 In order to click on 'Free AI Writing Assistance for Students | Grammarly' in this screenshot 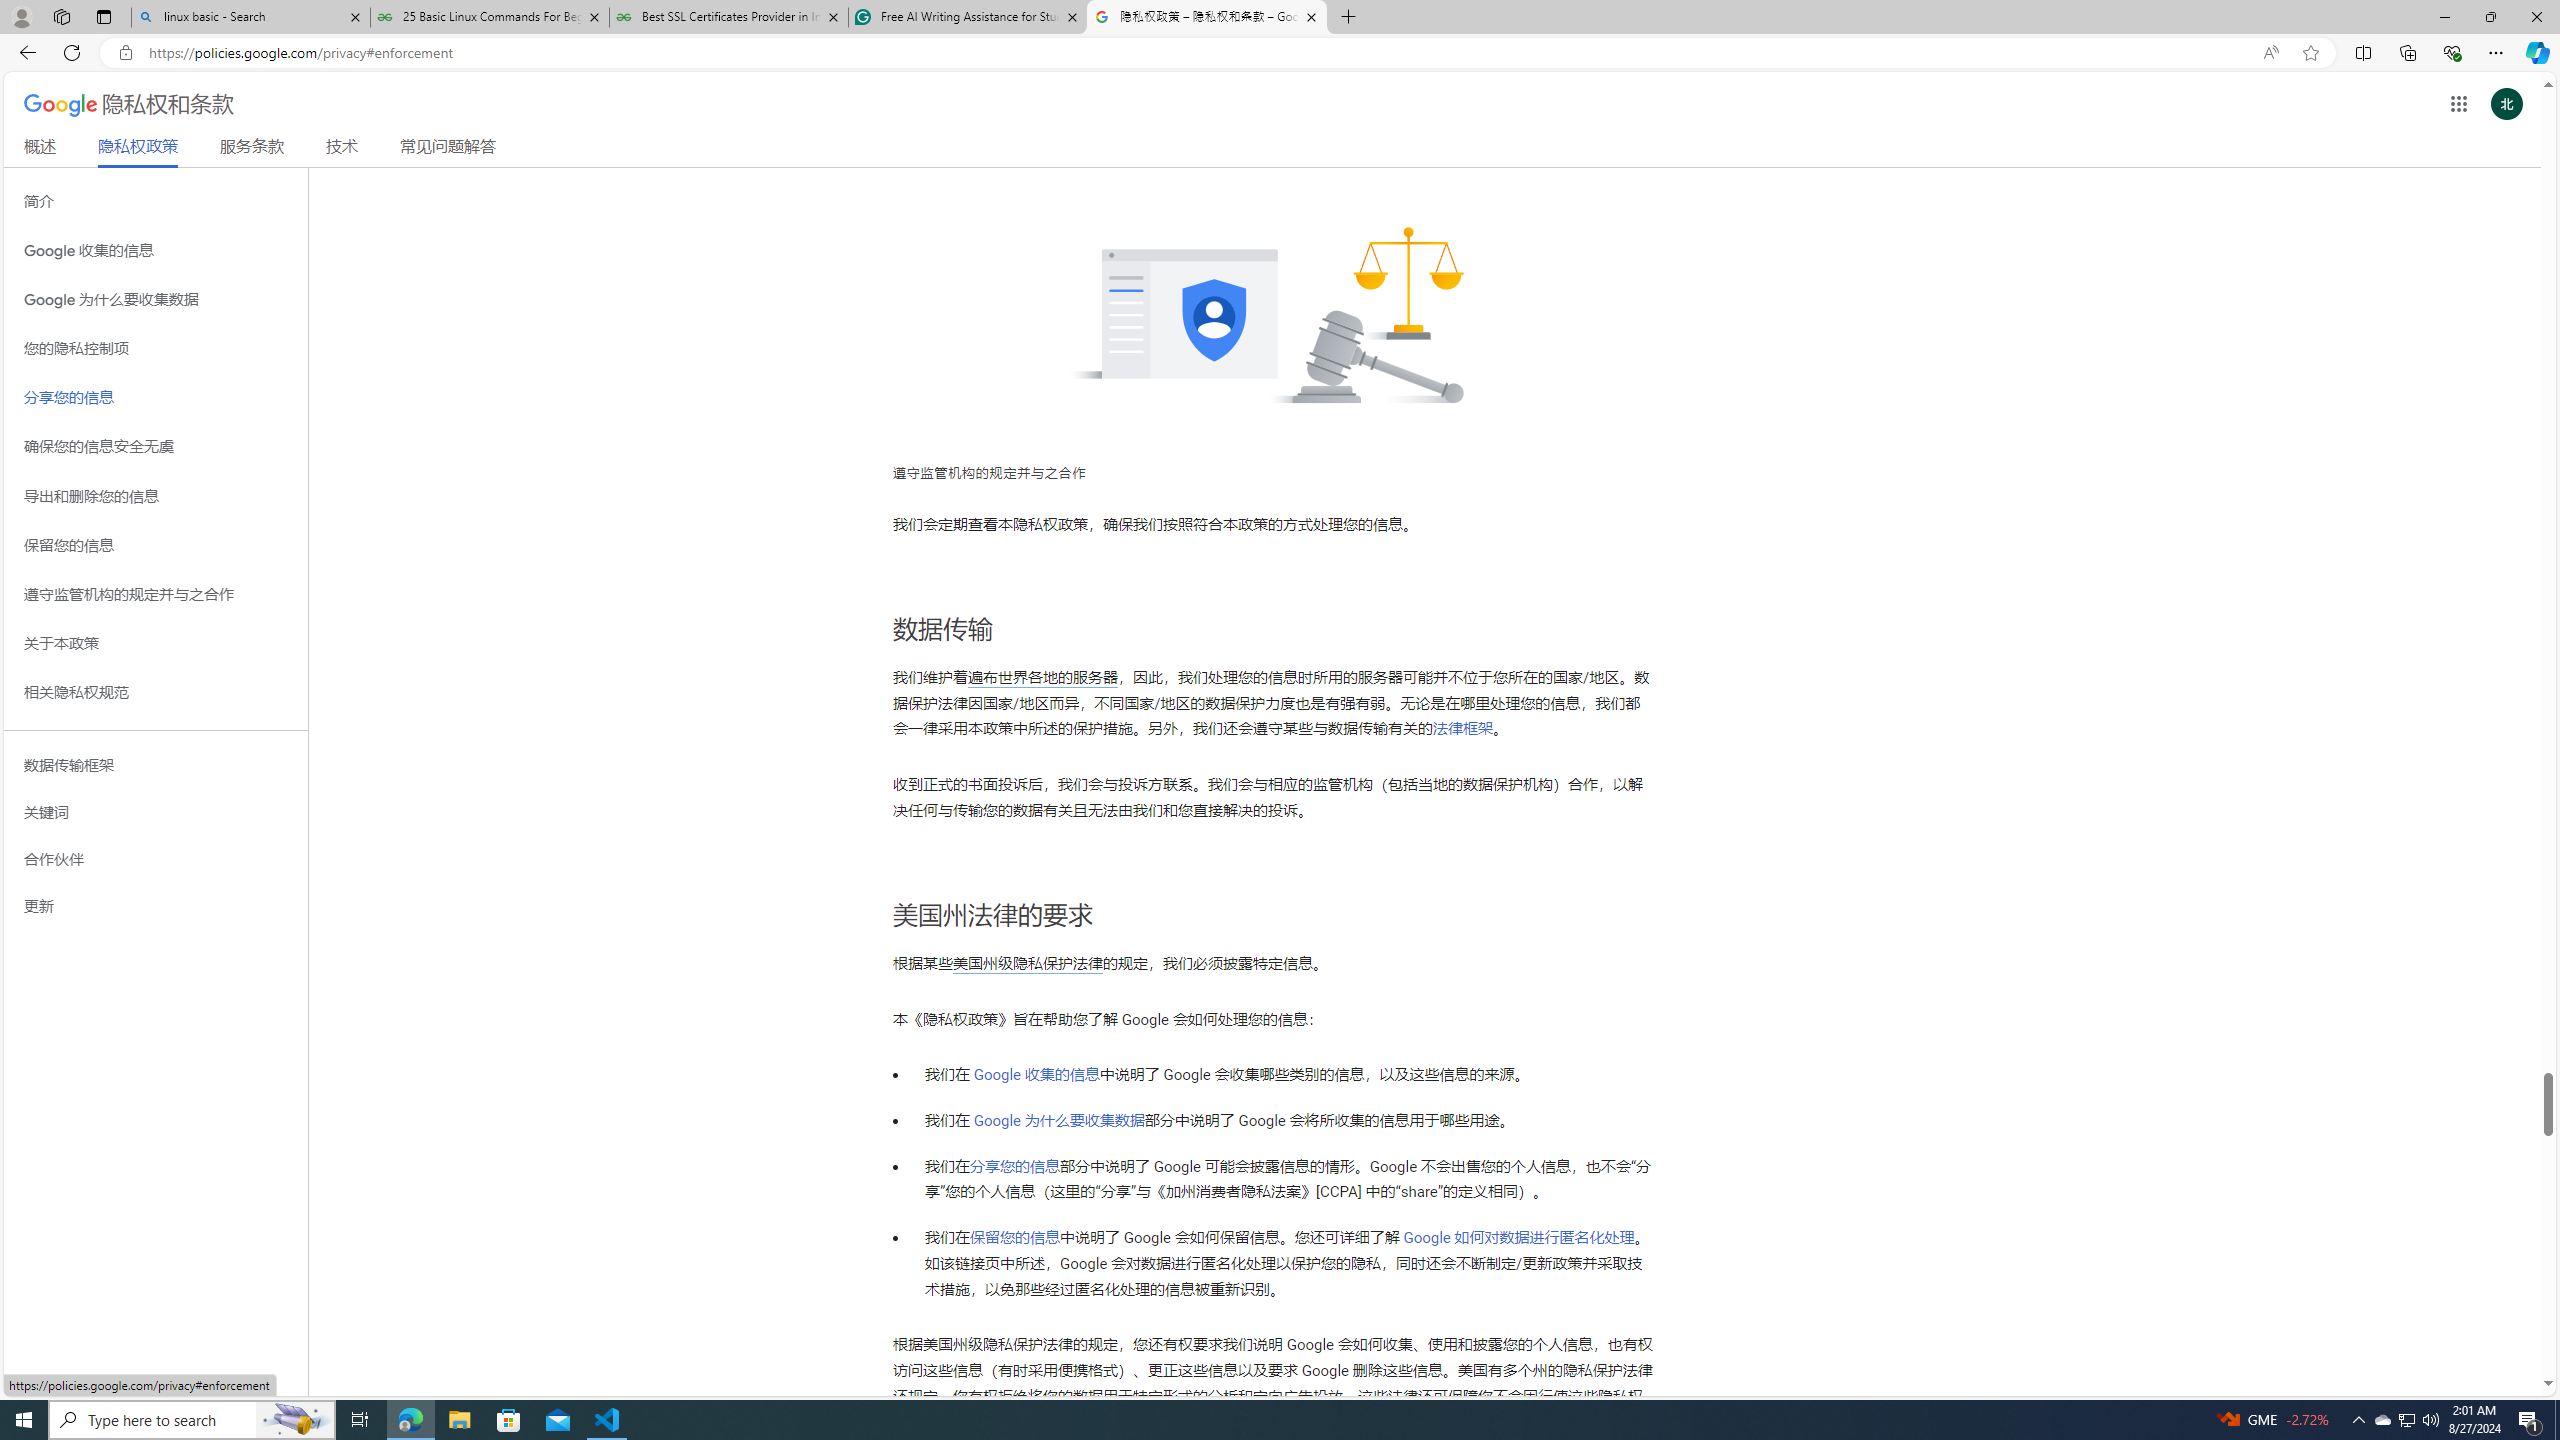, I will do `click(966, 16)`.